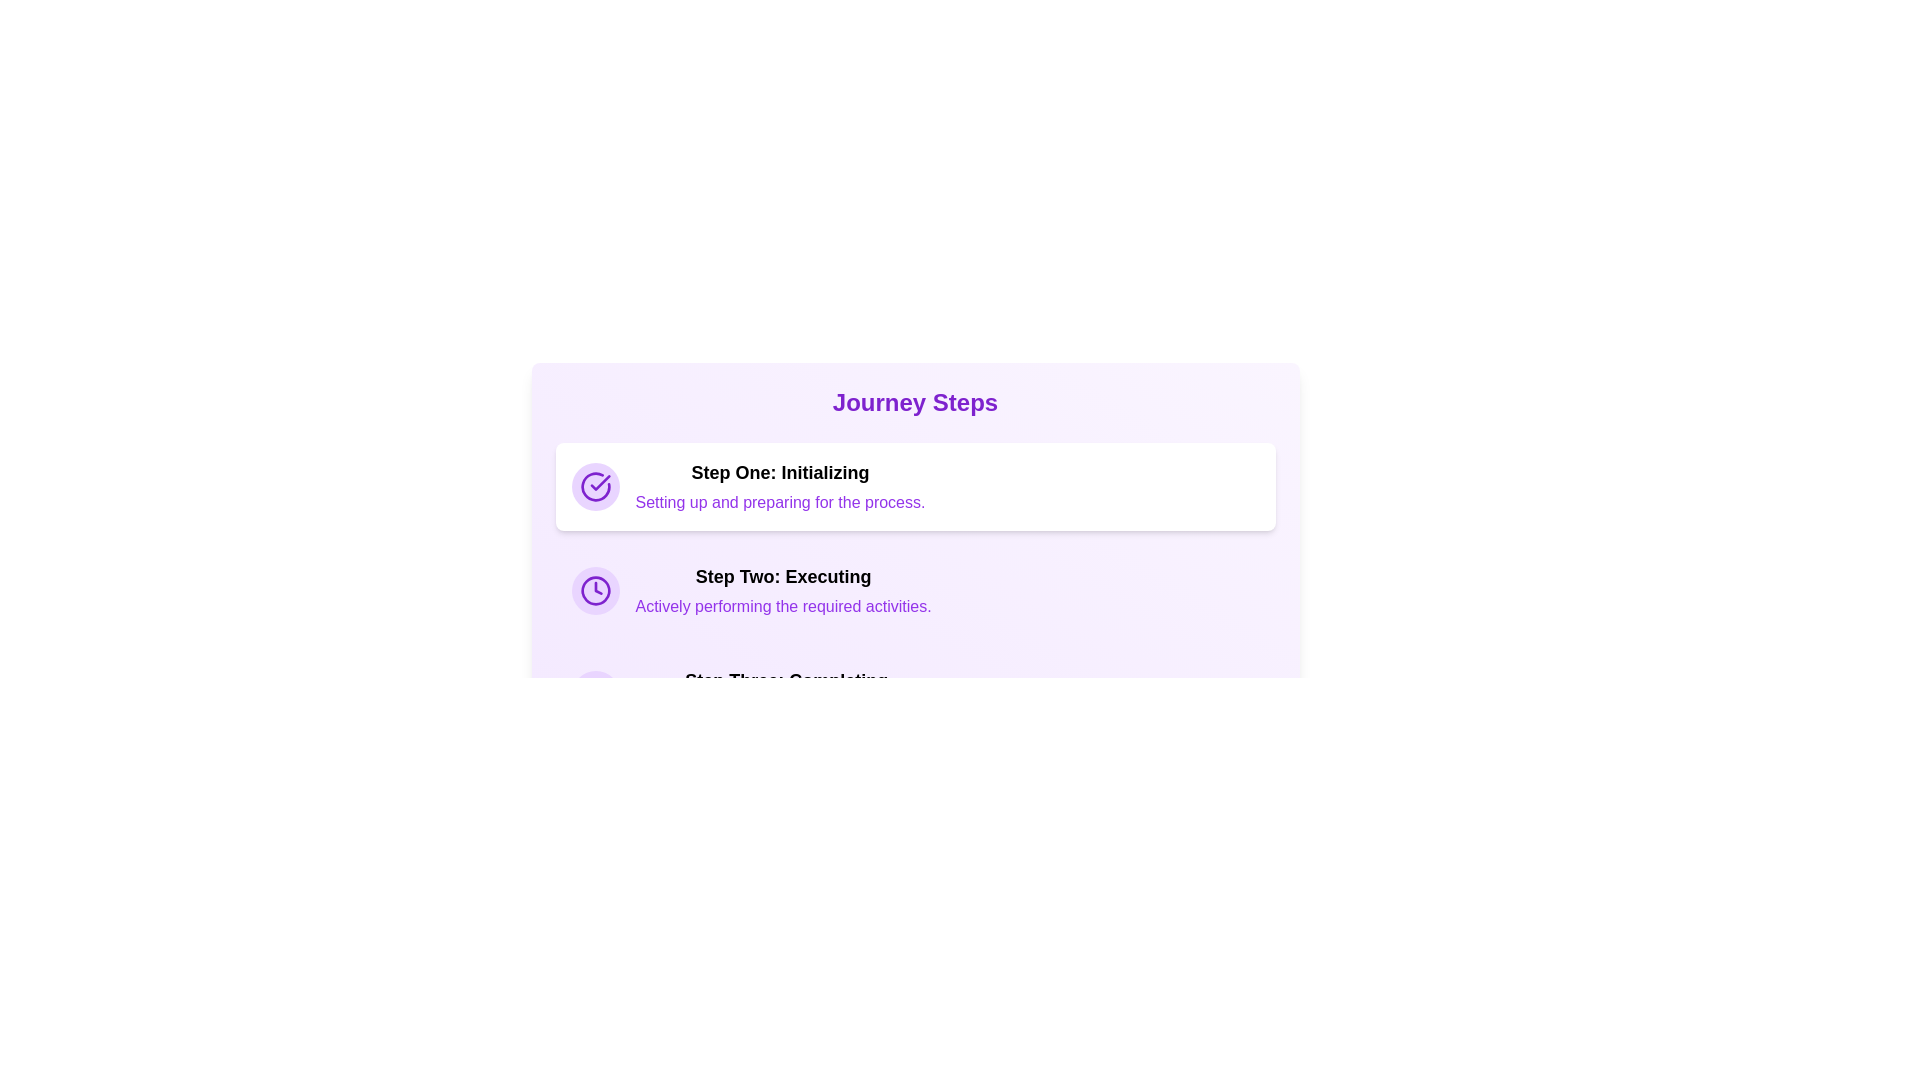 The image size is (1920, 1080). I want to click on the completion icon for 'Step One: Initializing', which is visually represented with a light purple circular background, located to the left of the corresponding text, so click(594, 486).